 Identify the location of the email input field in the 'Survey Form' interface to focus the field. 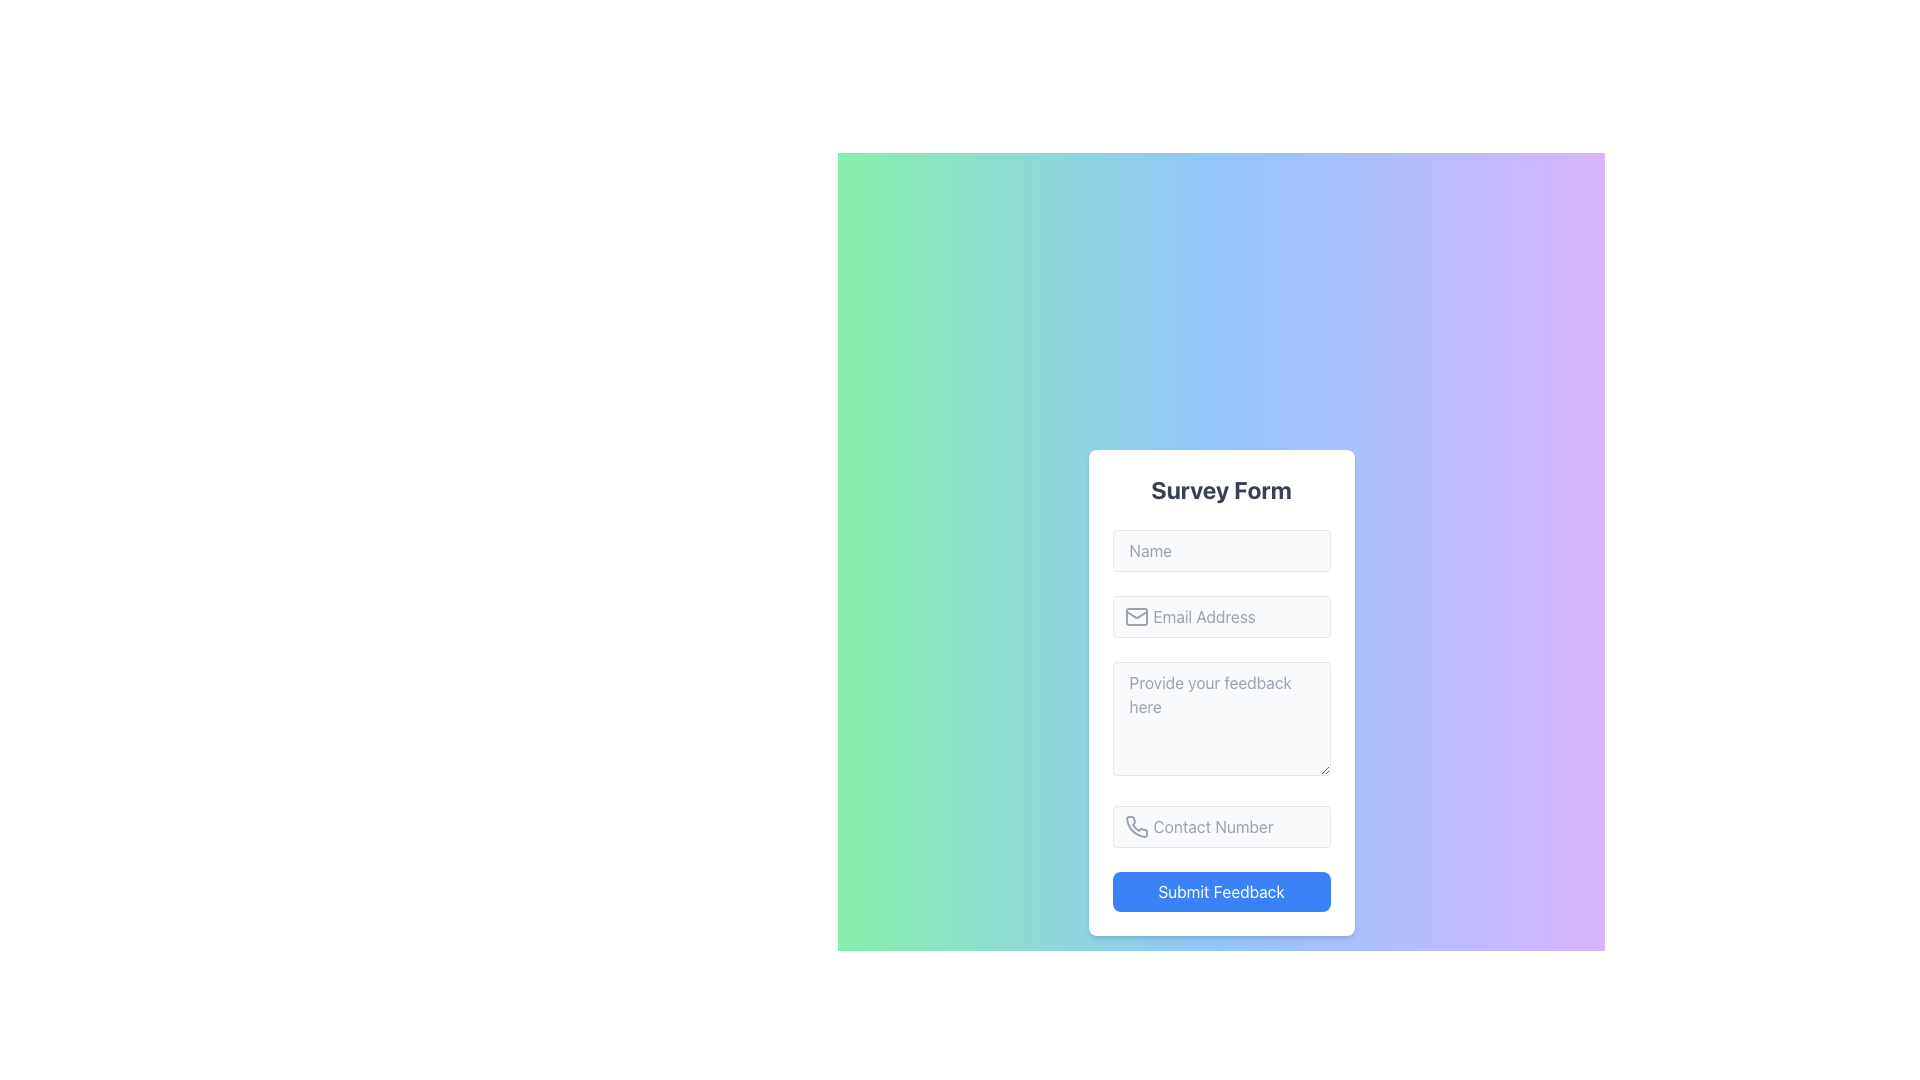
(1220, 616).